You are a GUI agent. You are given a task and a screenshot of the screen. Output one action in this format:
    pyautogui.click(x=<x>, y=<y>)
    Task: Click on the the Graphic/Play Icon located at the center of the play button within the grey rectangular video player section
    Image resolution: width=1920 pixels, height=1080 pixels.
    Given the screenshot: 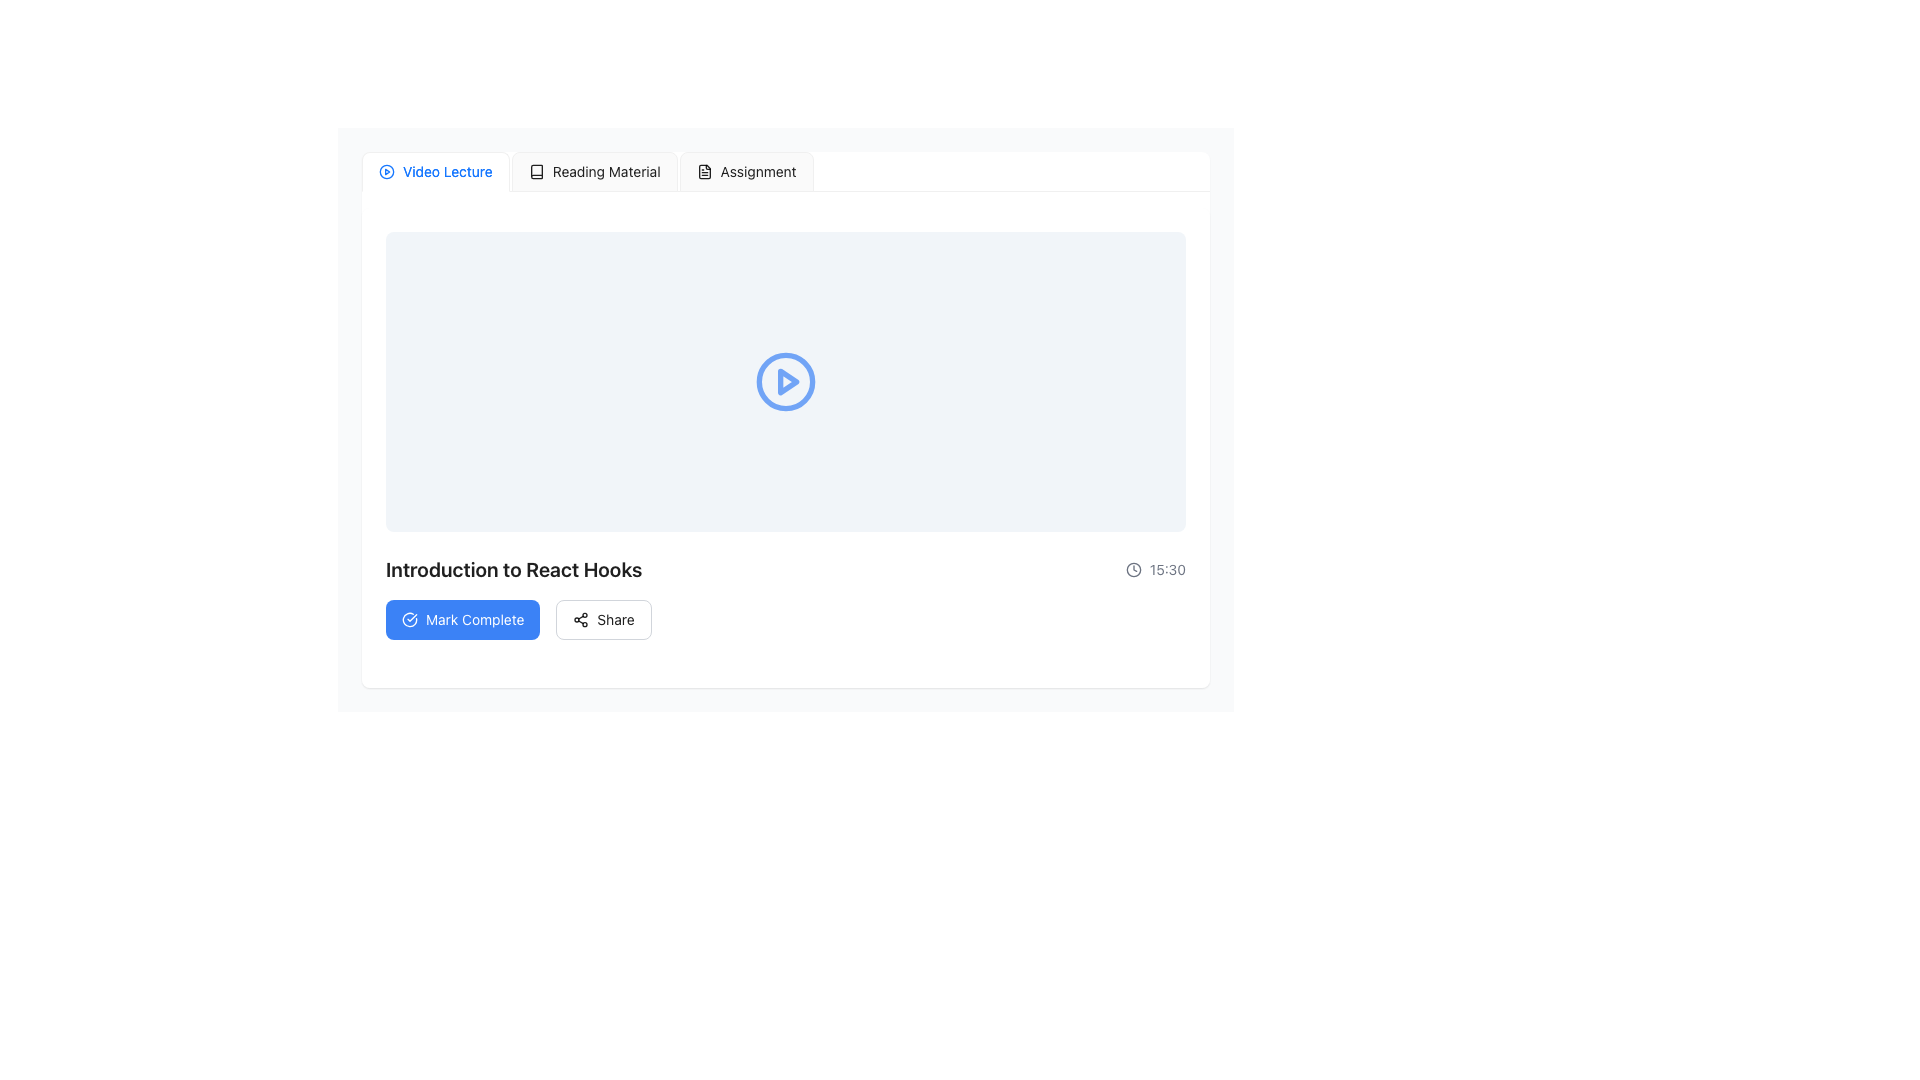 What is the action you would take?
    pyautogui.click(x=787, y=381)
    